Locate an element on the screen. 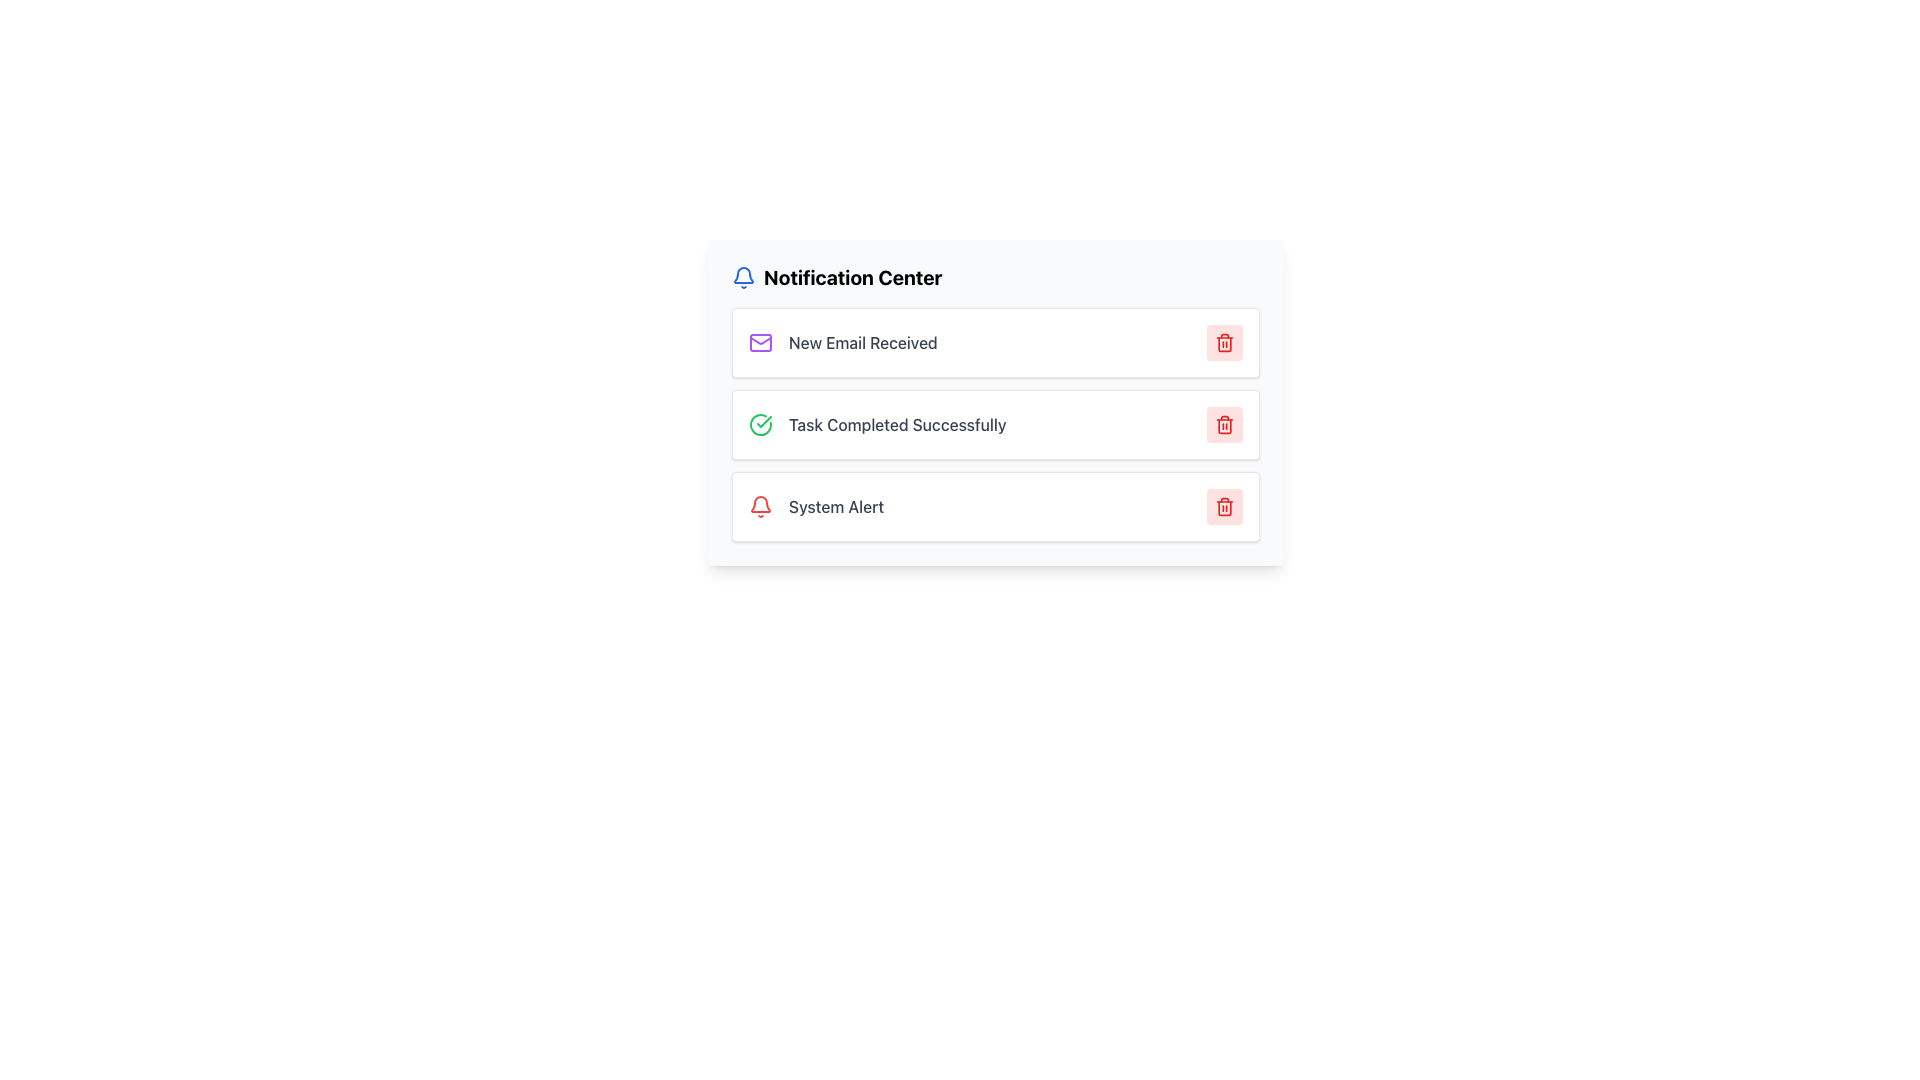  the small square red button with rounded edges and a trash can icon is located at coordinates (1223, 342).